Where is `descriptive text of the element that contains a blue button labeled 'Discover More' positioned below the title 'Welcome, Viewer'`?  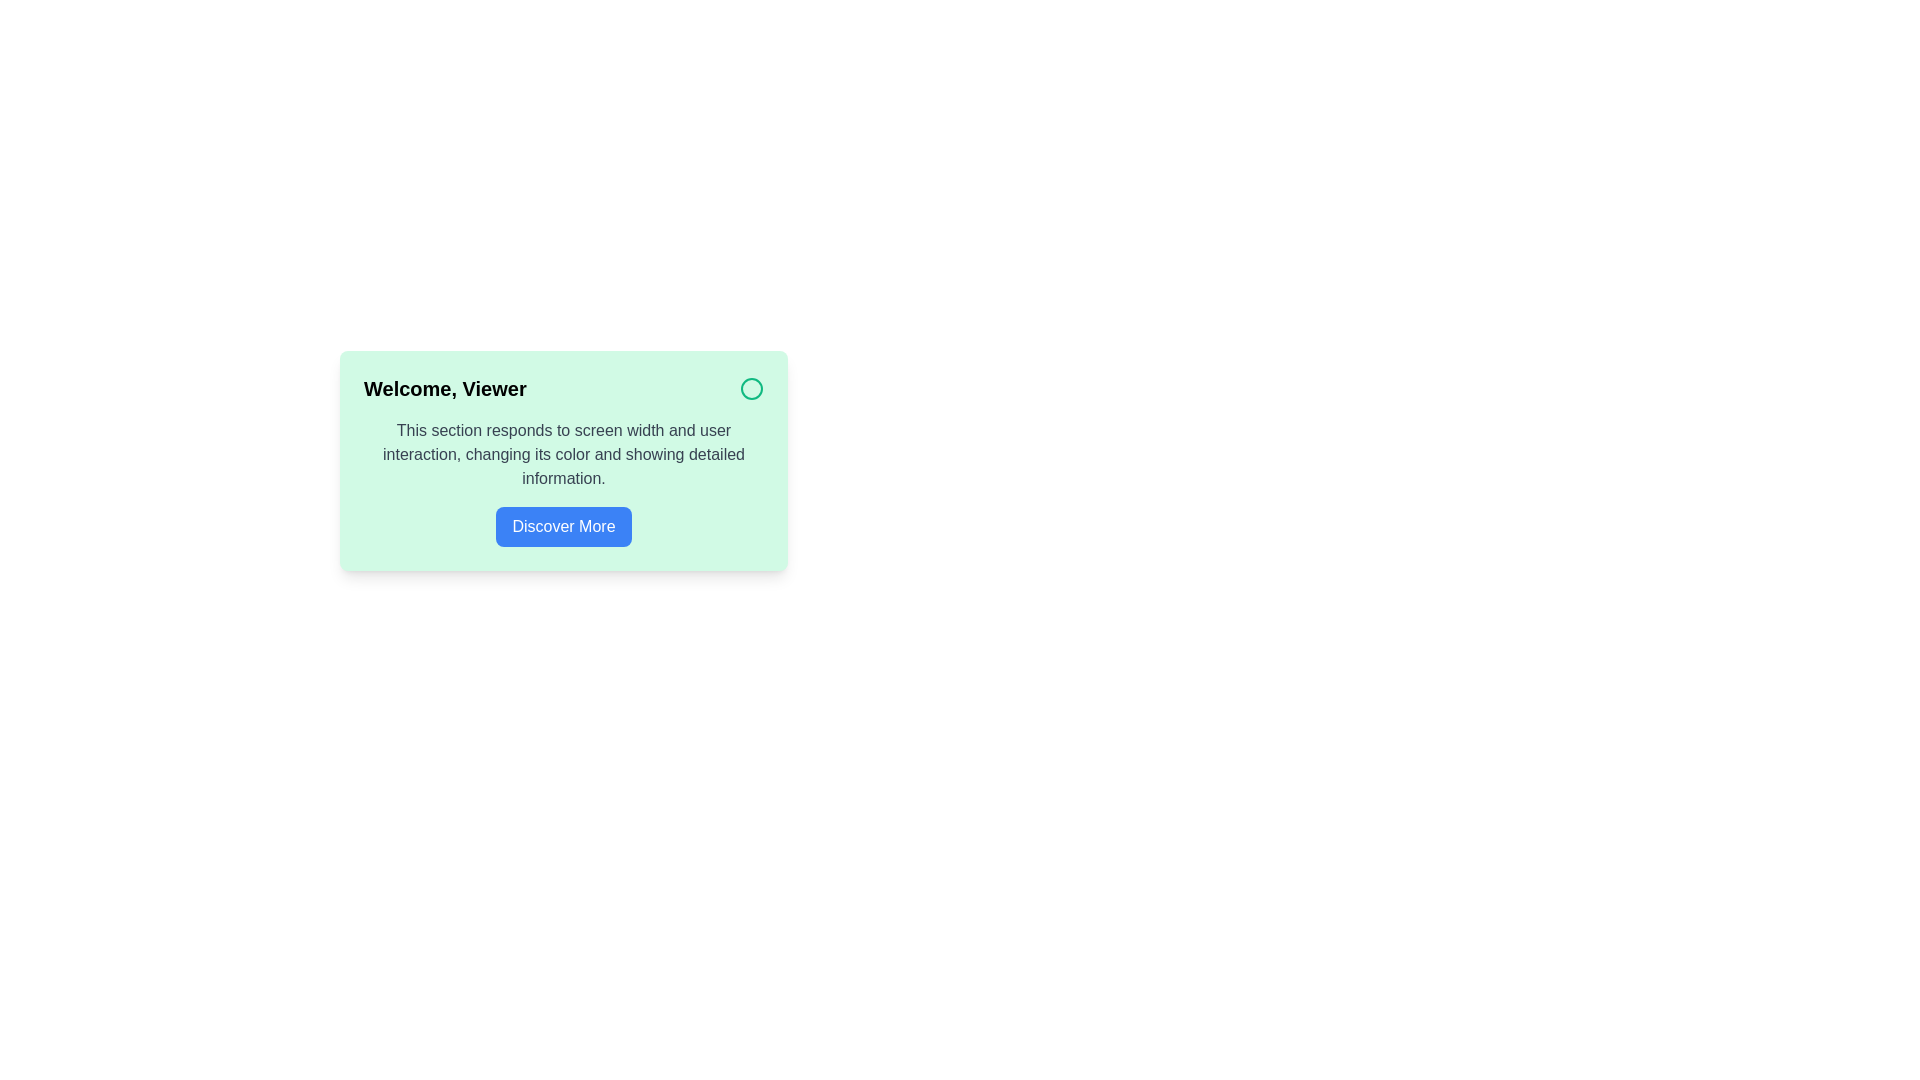 descriptive text of the element that contains a blue button labeled 'Discover More' positioned below the title 'Welcome, Viewer' is located at coordinates (563, 482).